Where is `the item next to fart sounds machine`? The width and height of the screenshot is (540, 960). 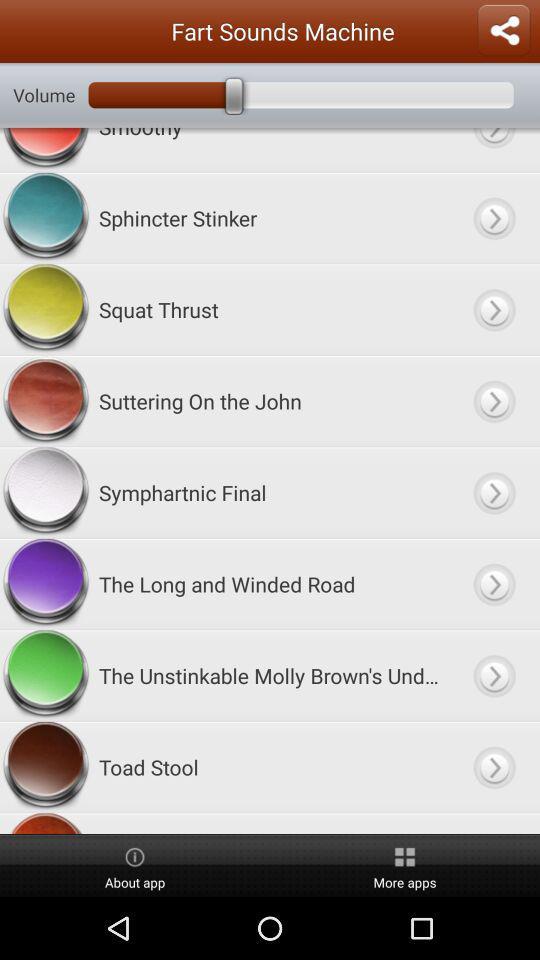
the item next to fart sounds machine is located at coordinates (502, 30).